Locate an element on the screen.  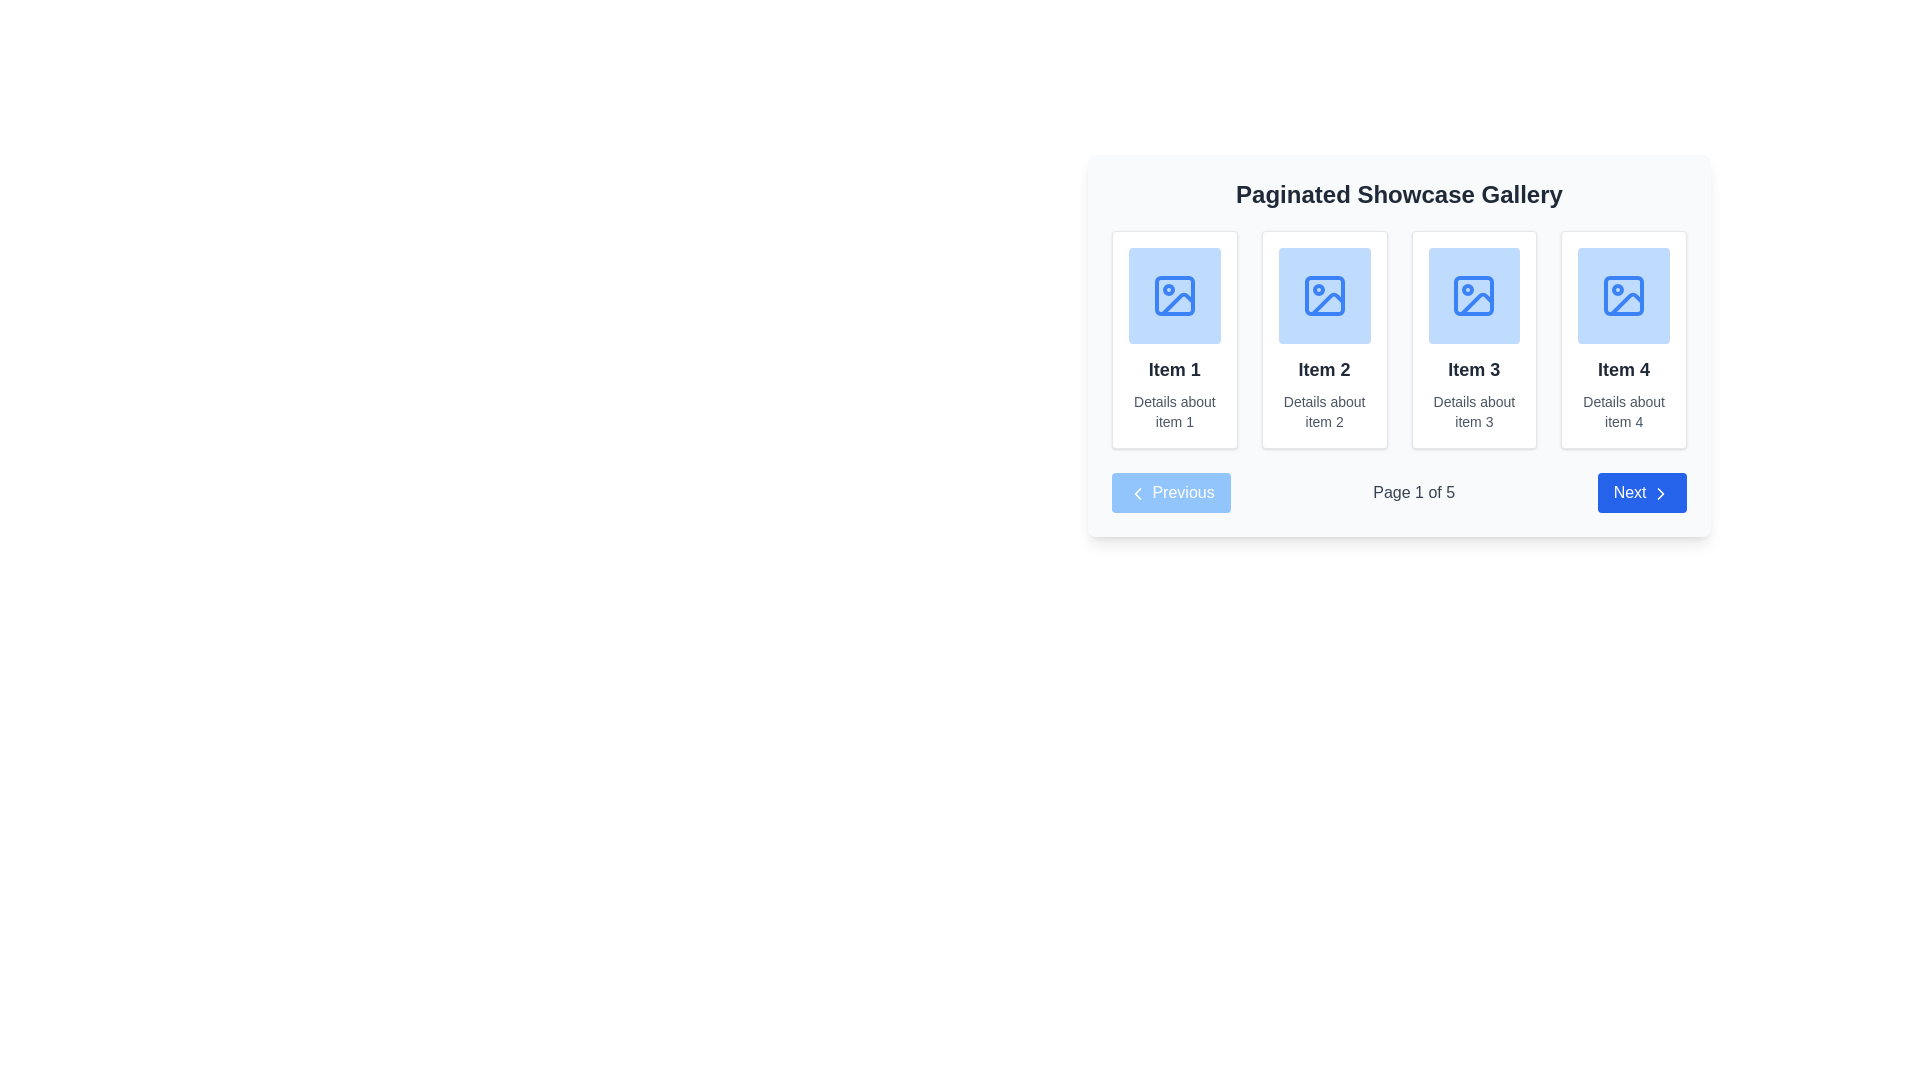
the text element that reads 'Details about item 3', which is in smaller gray font located below the title 'Item 3' is located at coordinates (1474, 411).